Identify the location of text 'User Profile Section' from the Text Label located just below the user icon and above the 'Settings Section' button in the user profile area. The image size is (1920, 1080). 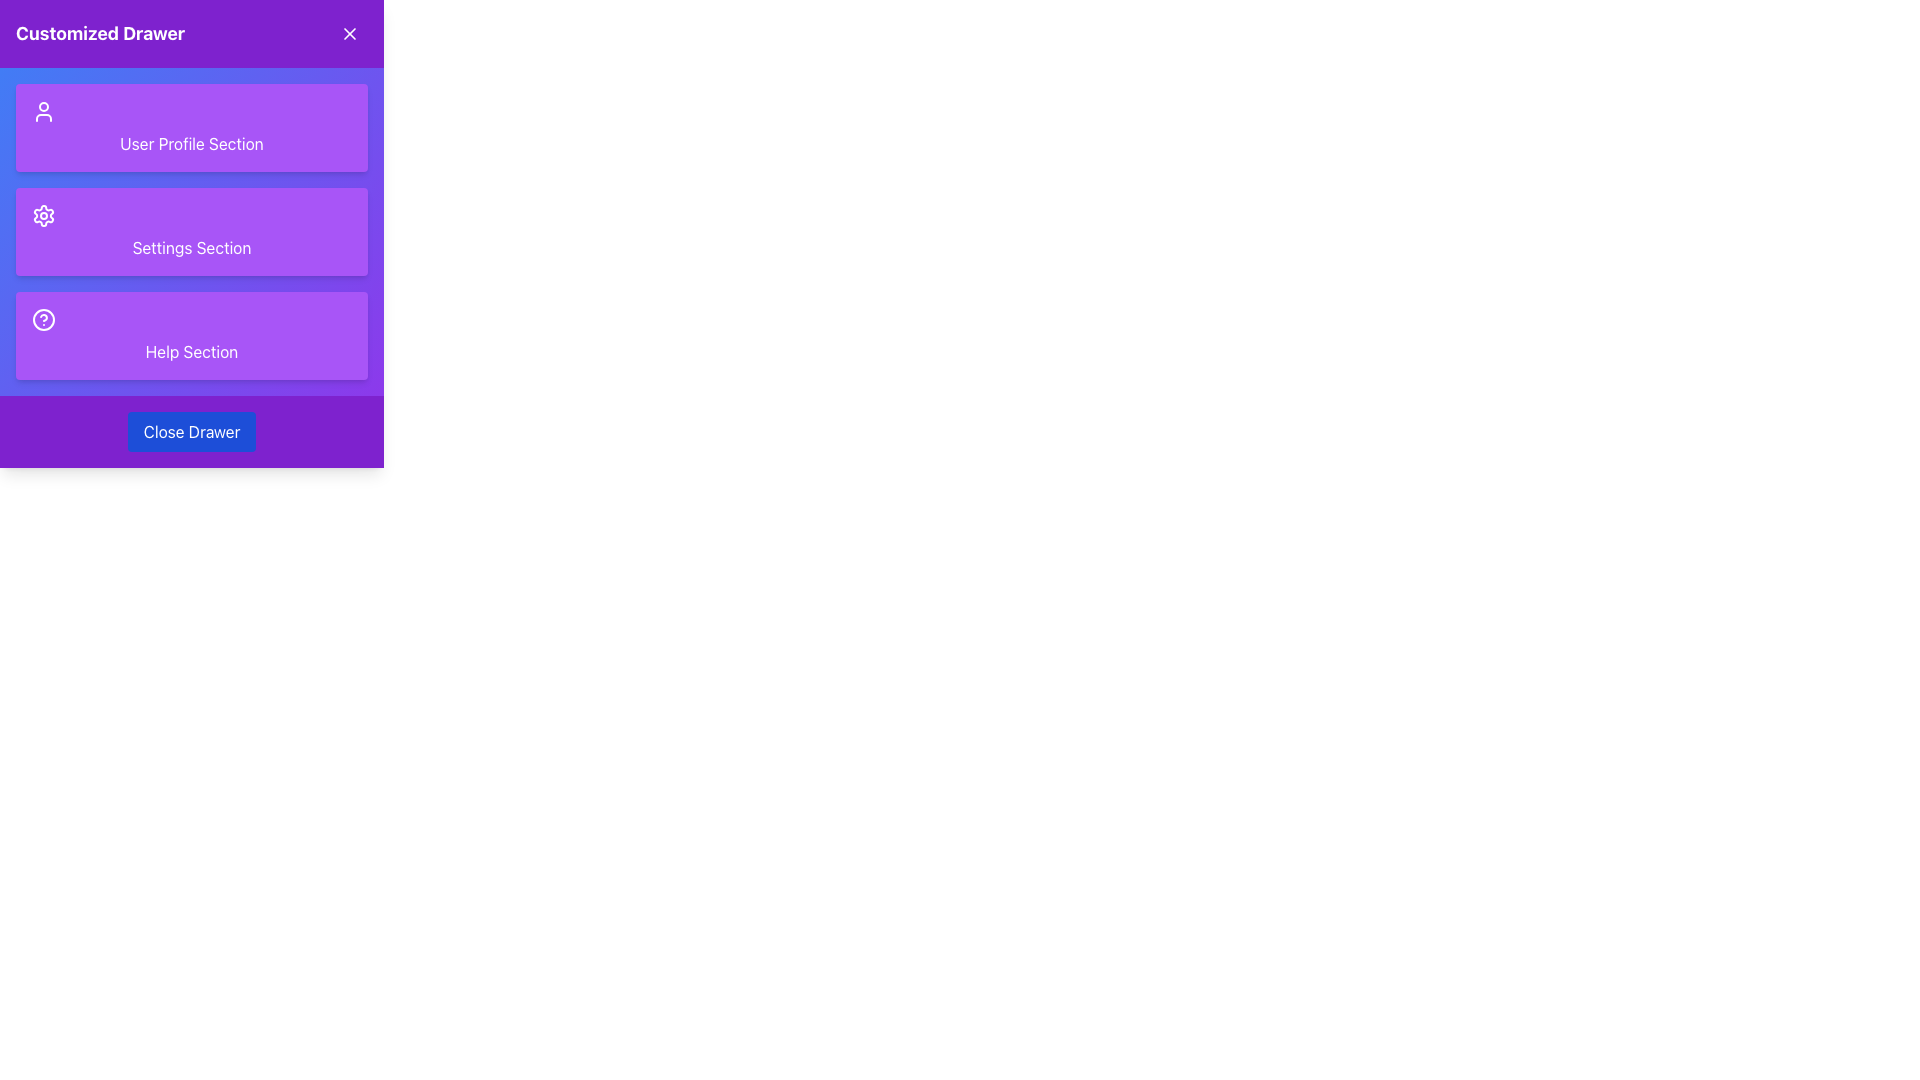
(192, 142).